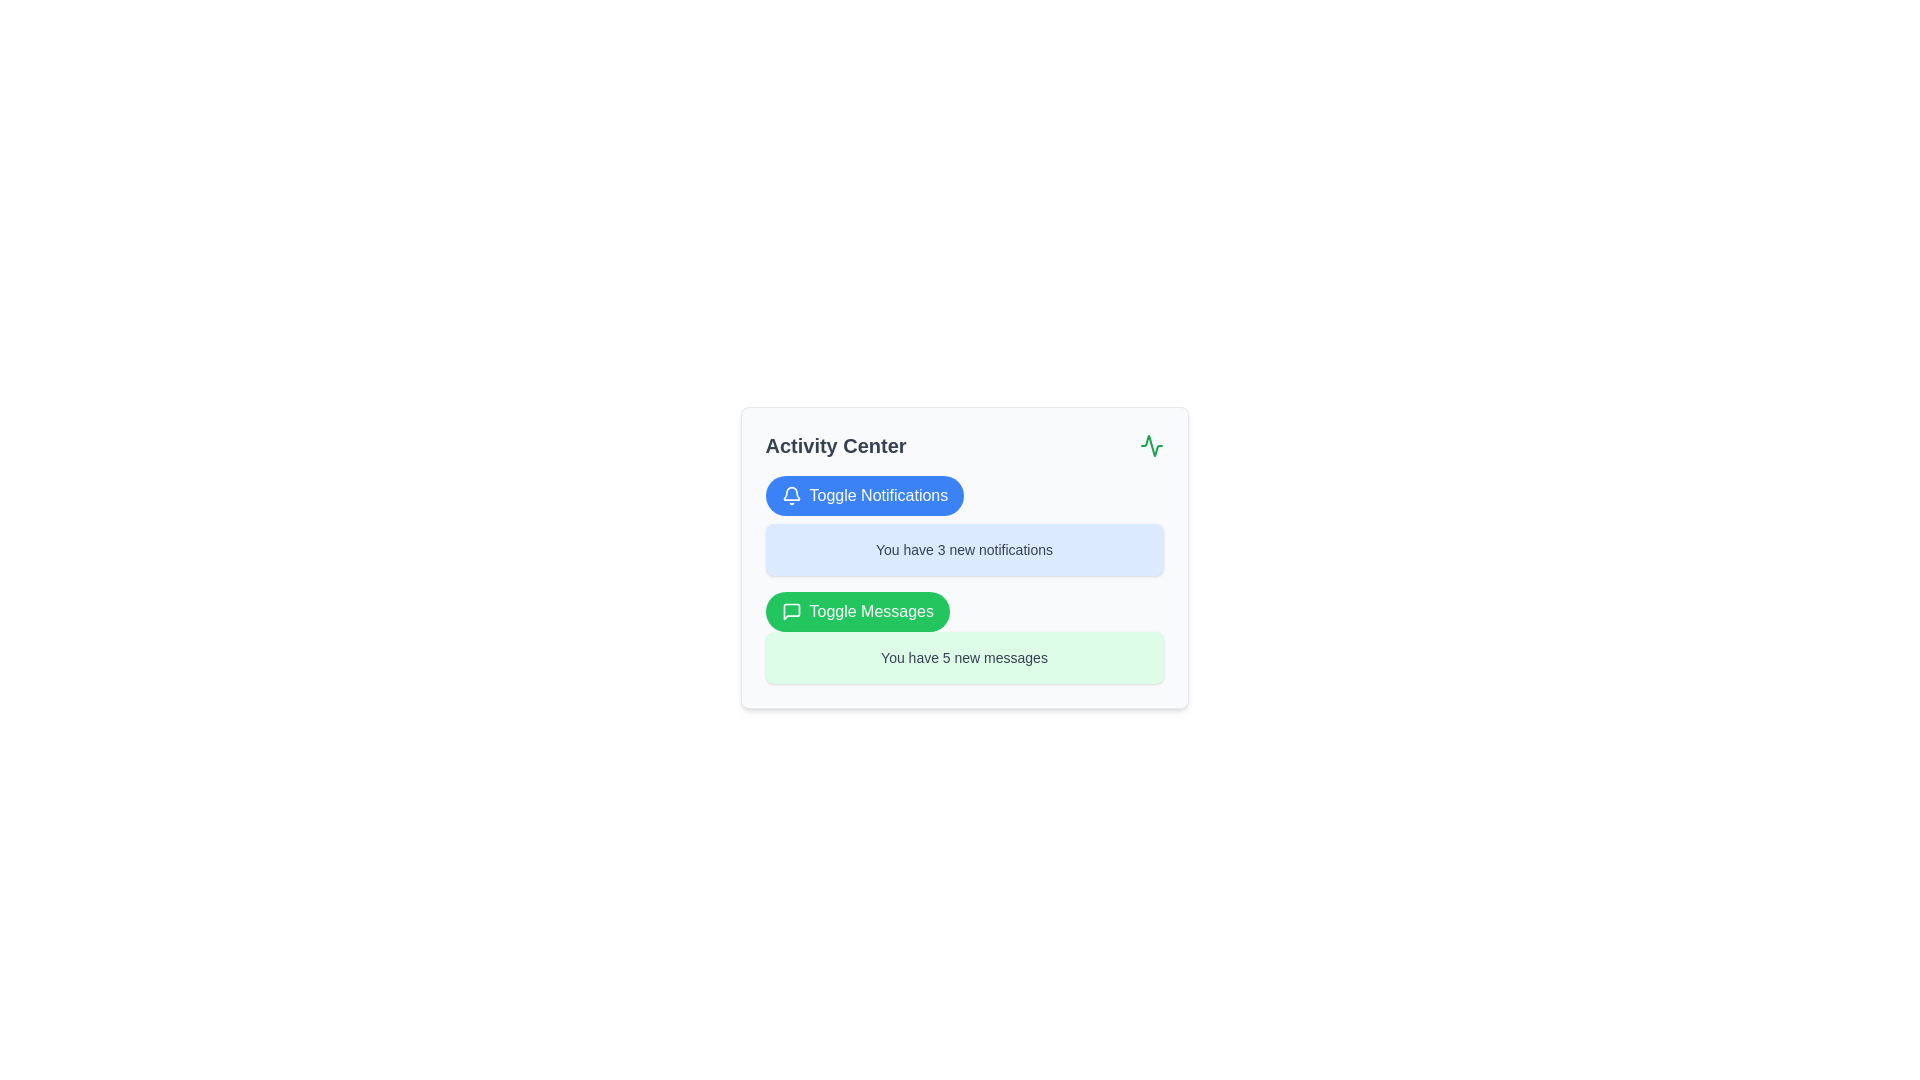  What do you see at coordinates (857, 611) in the screenshot?
I see `the button located below the 'Toggle Notifications' button and above the text box that says 'You have 5 new messages'` at bounding box center [857, 611].